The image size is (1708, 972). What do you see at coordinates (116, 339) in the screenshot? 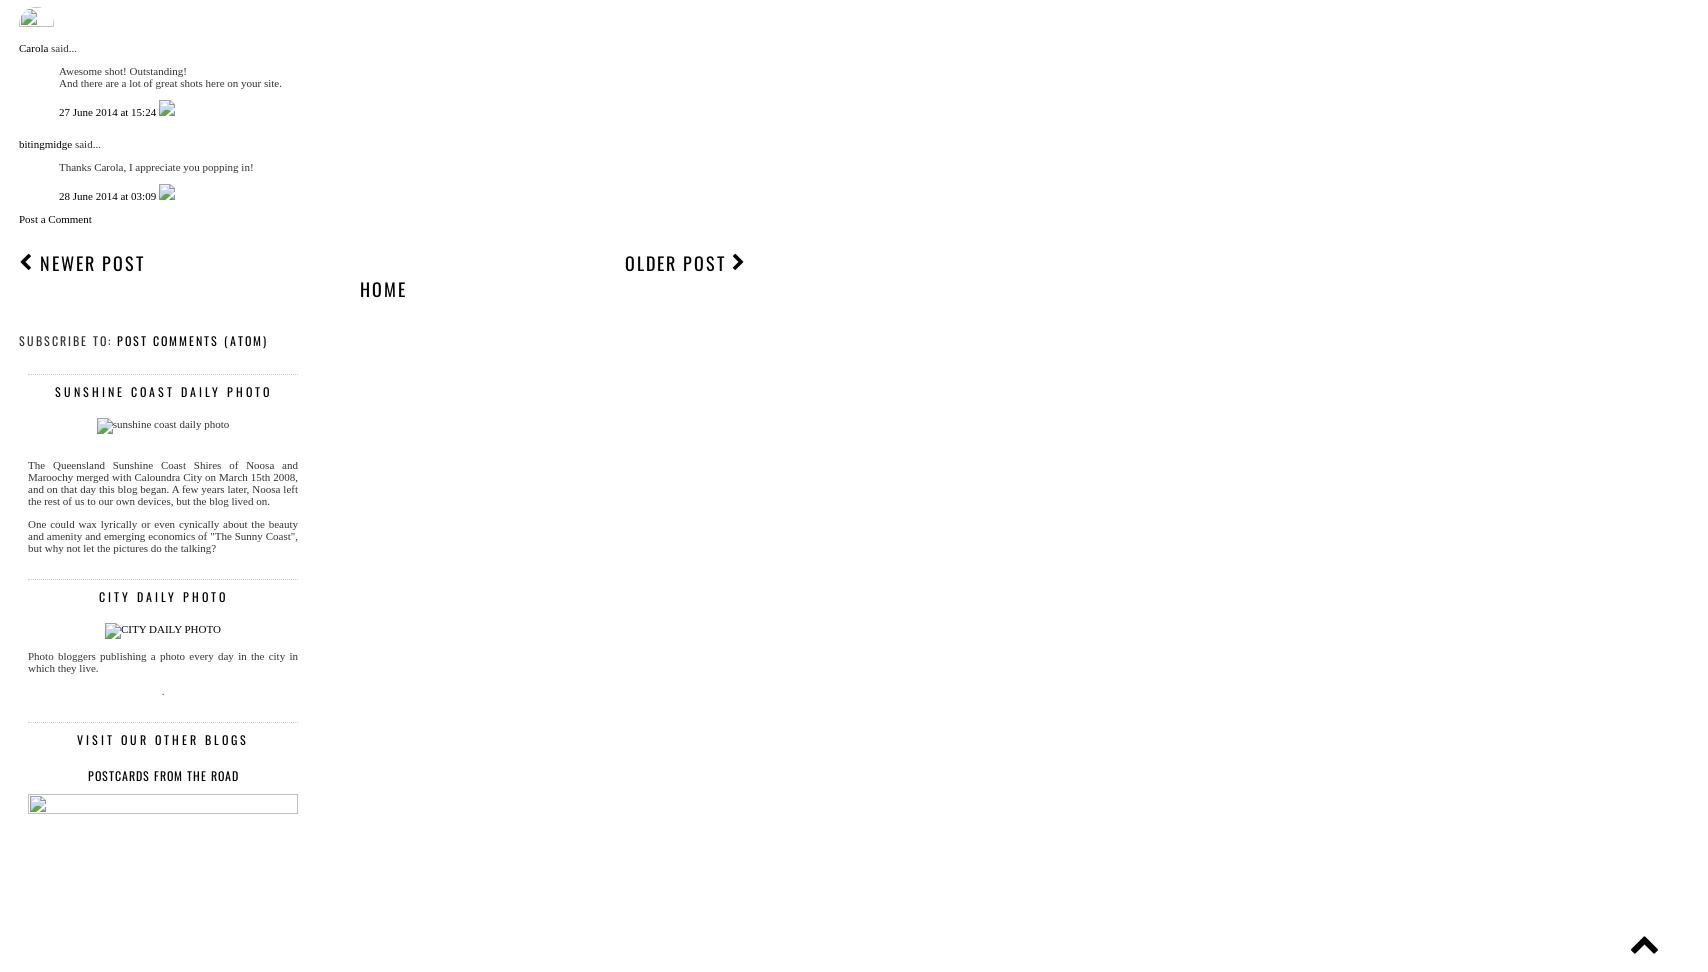
I see `'Post Comments (Atom)'` at bounding box center [116, 339].